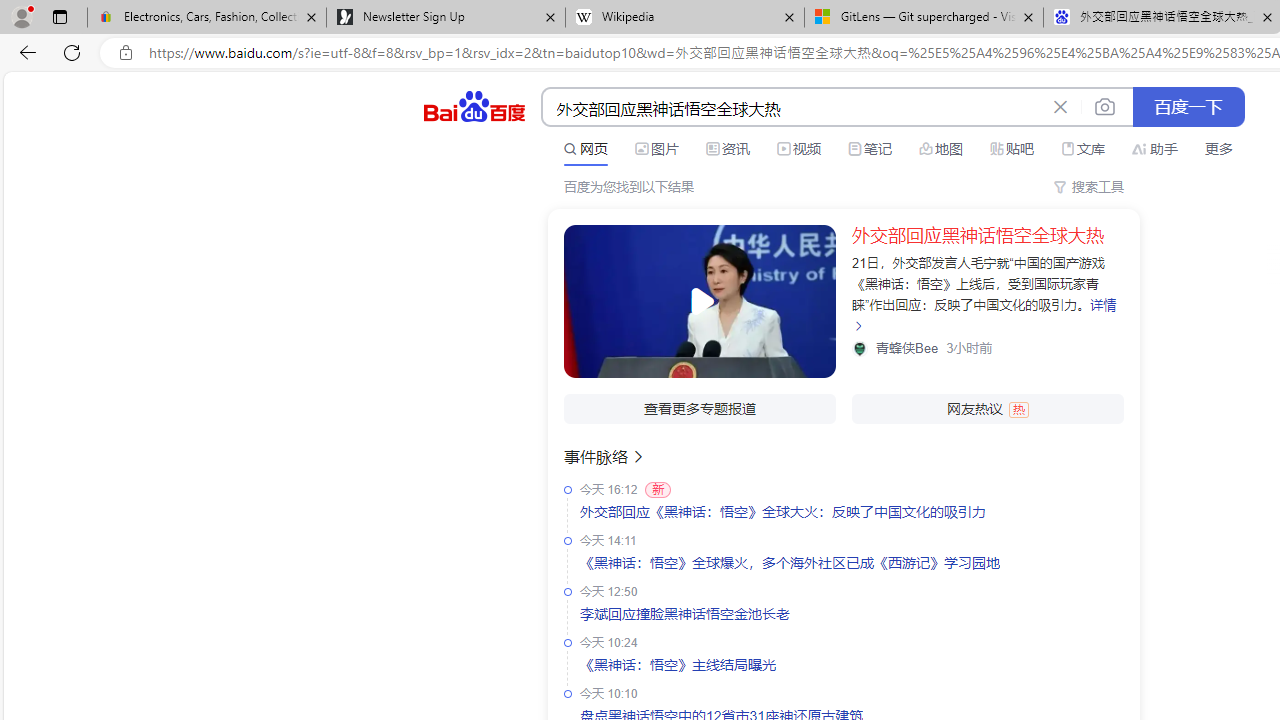 Image resolution: width=1280 pixels, height=720 pixels. I want to click on 'View site information', so click(125, 52).